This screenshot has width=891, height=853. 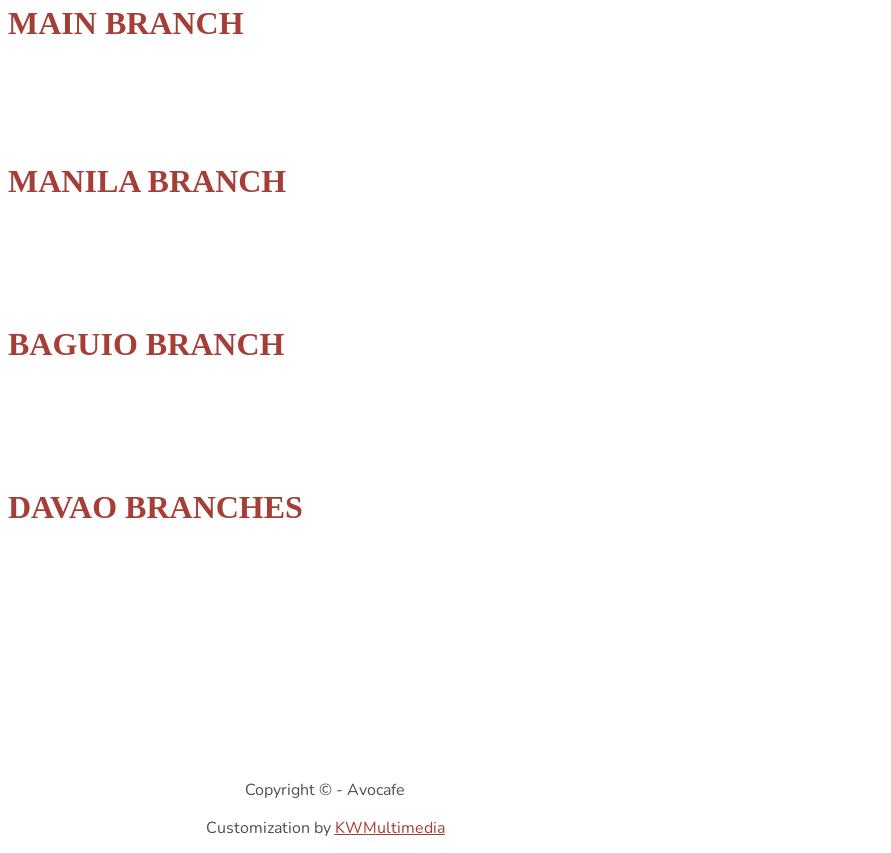 I want to click on 'Copyright © - Avocafe', so click(x=324, y=788).